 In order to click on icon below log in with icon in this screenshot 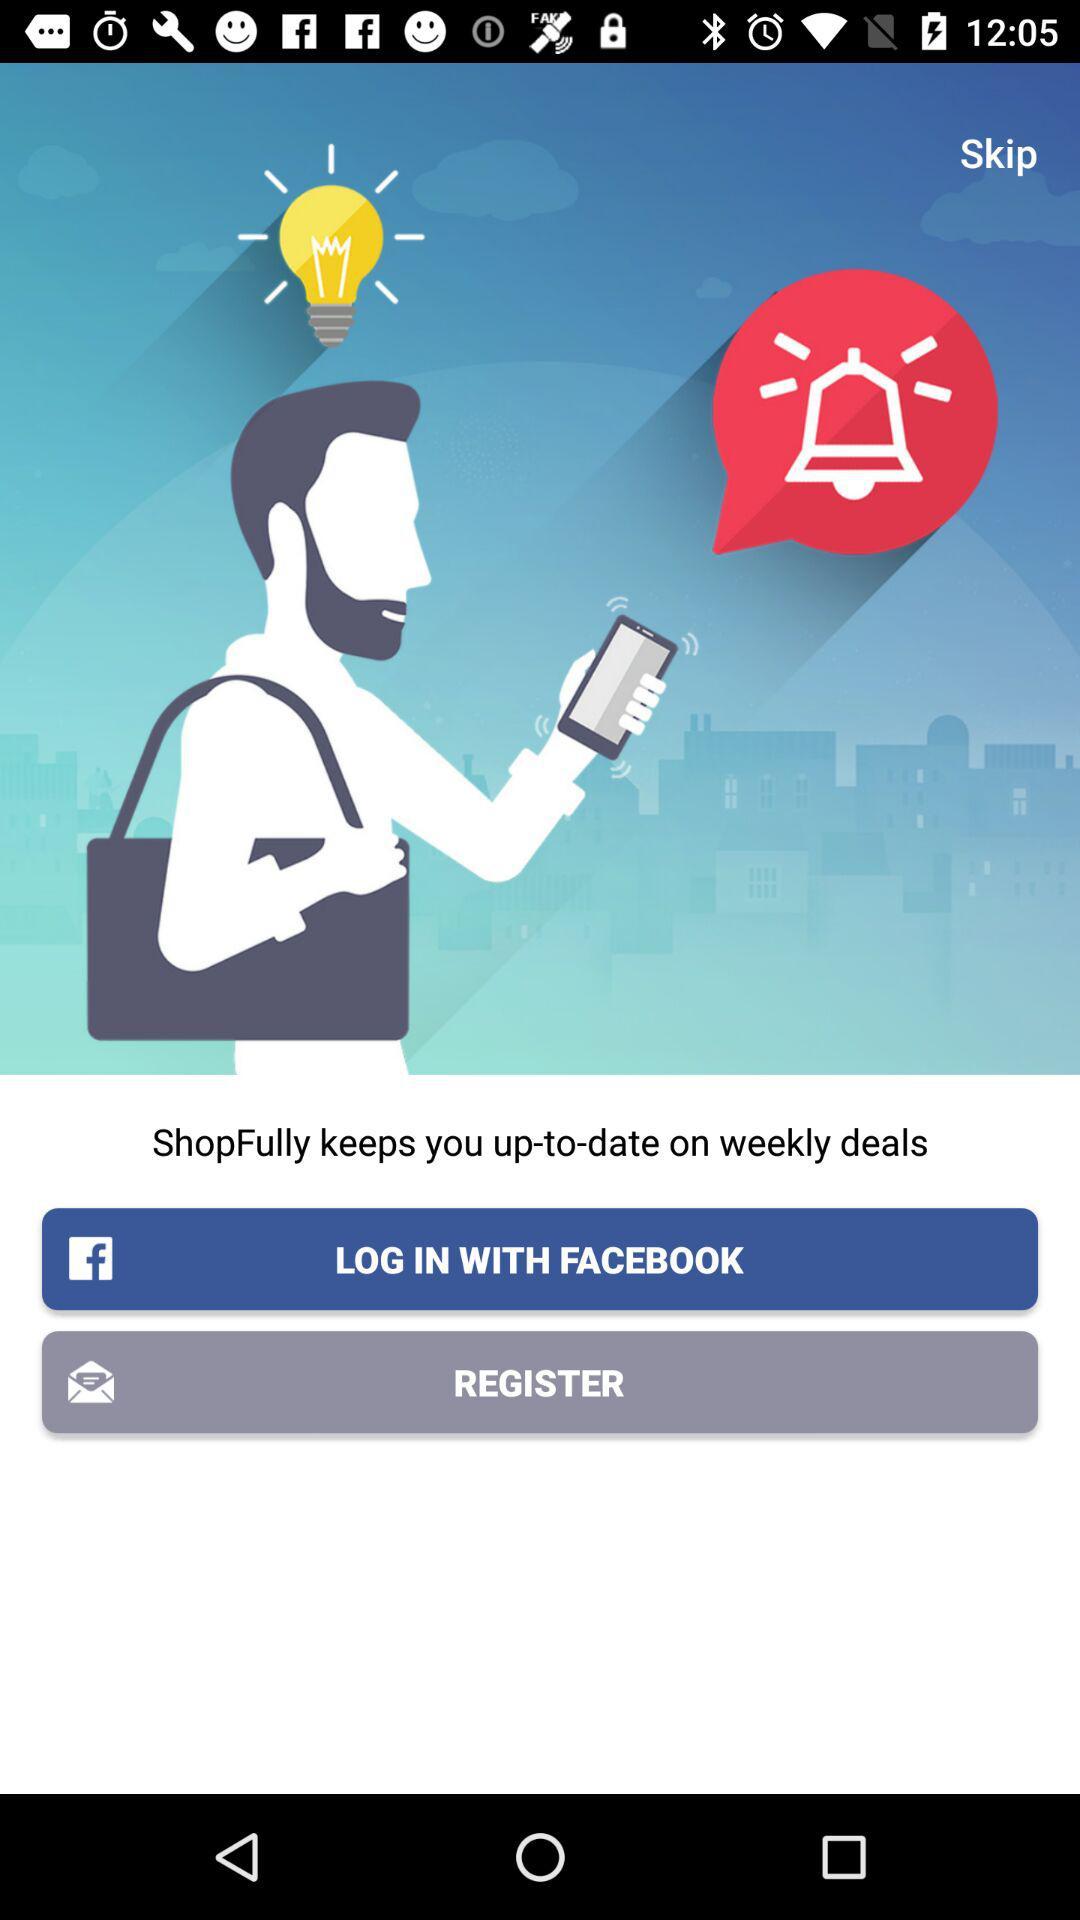, I will do `click(540, 1381)`.